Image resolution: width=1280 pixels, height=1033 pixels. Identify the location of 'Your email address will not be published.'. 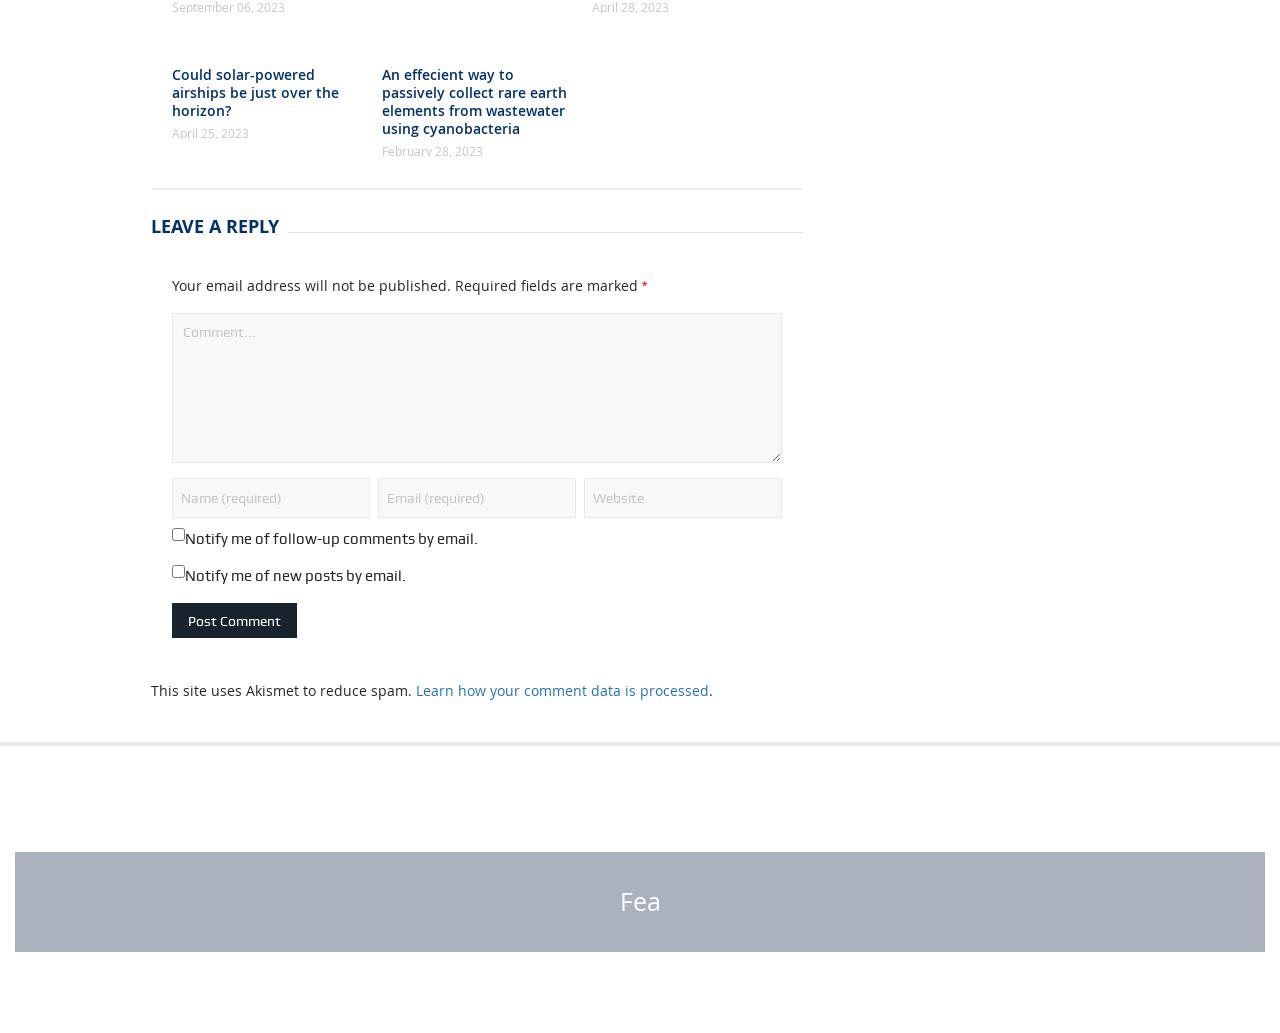
(310, 336).